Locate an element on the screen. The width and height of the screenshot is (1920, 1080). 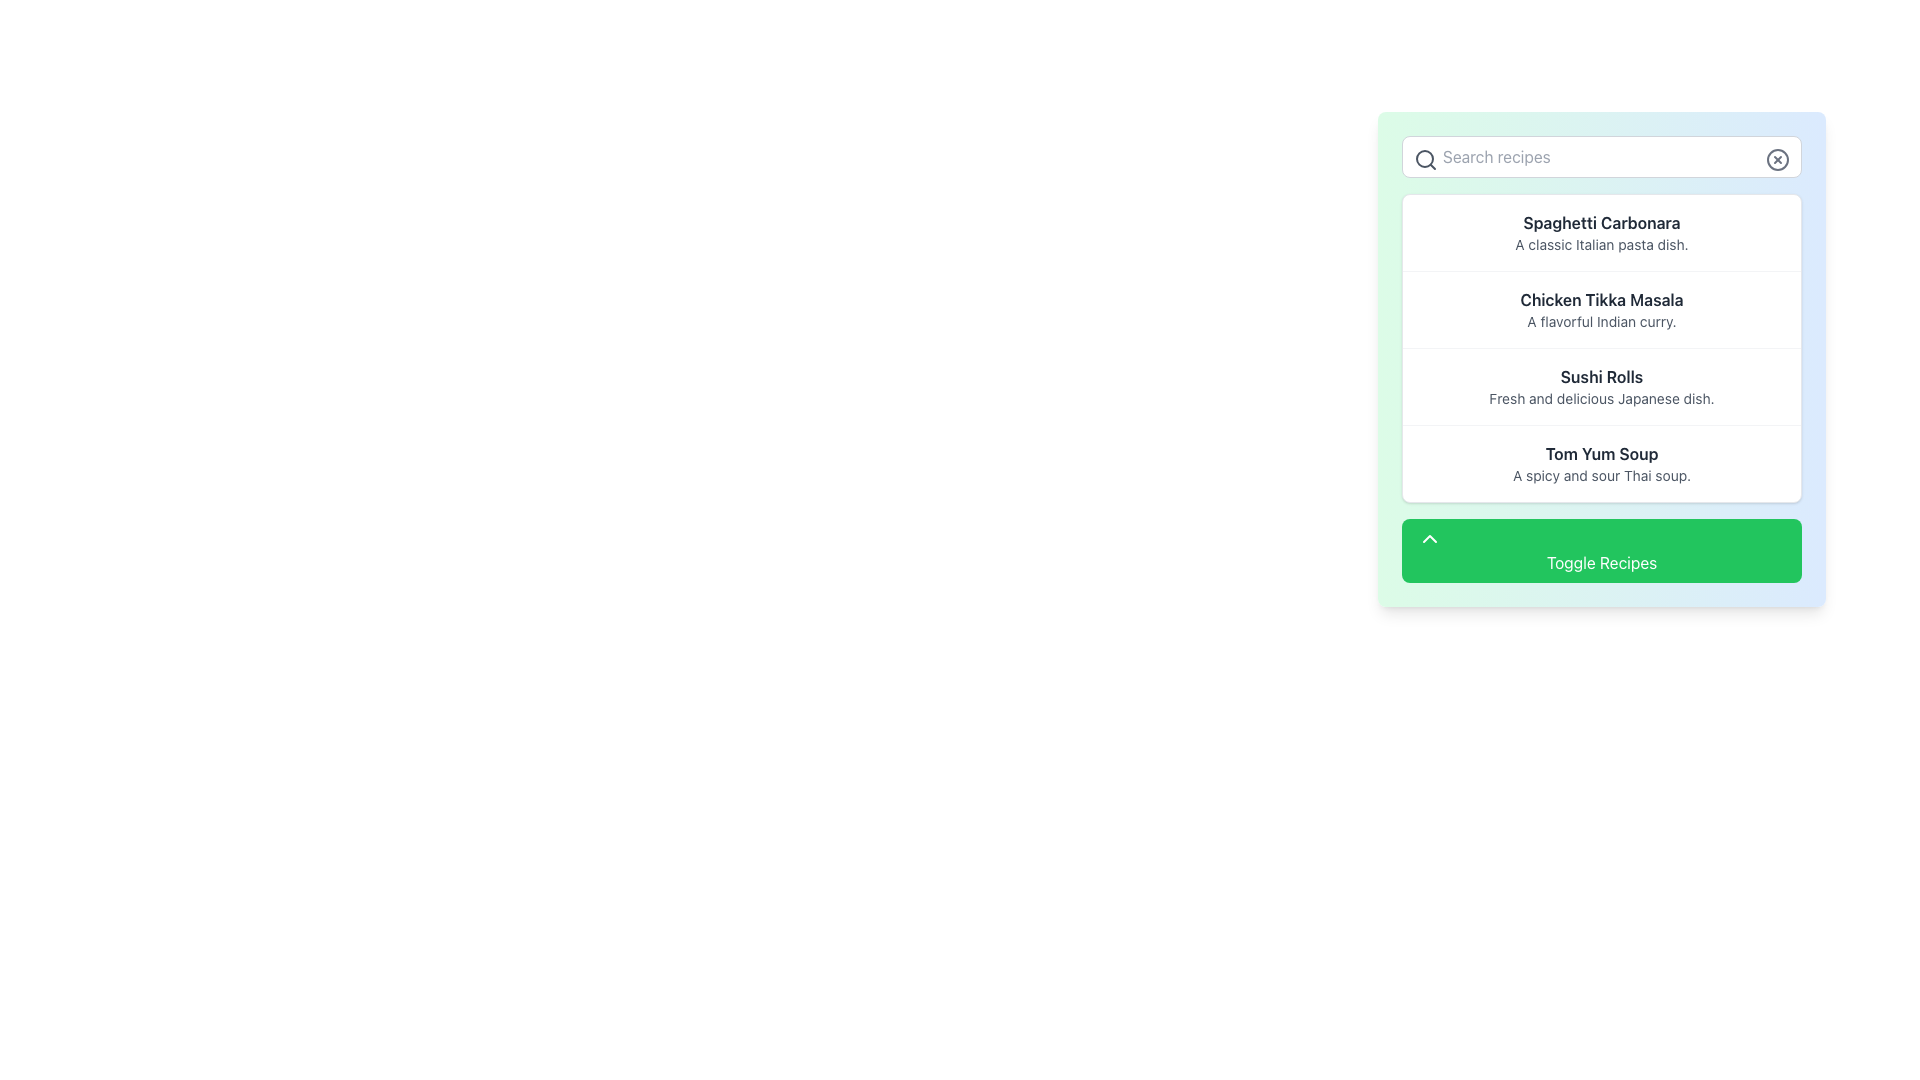
the text label displaying 'Sushi Rolls', which is prominently styled in bold dark gray and serves as the heading for the content section is located at coordinates (1602, 377).